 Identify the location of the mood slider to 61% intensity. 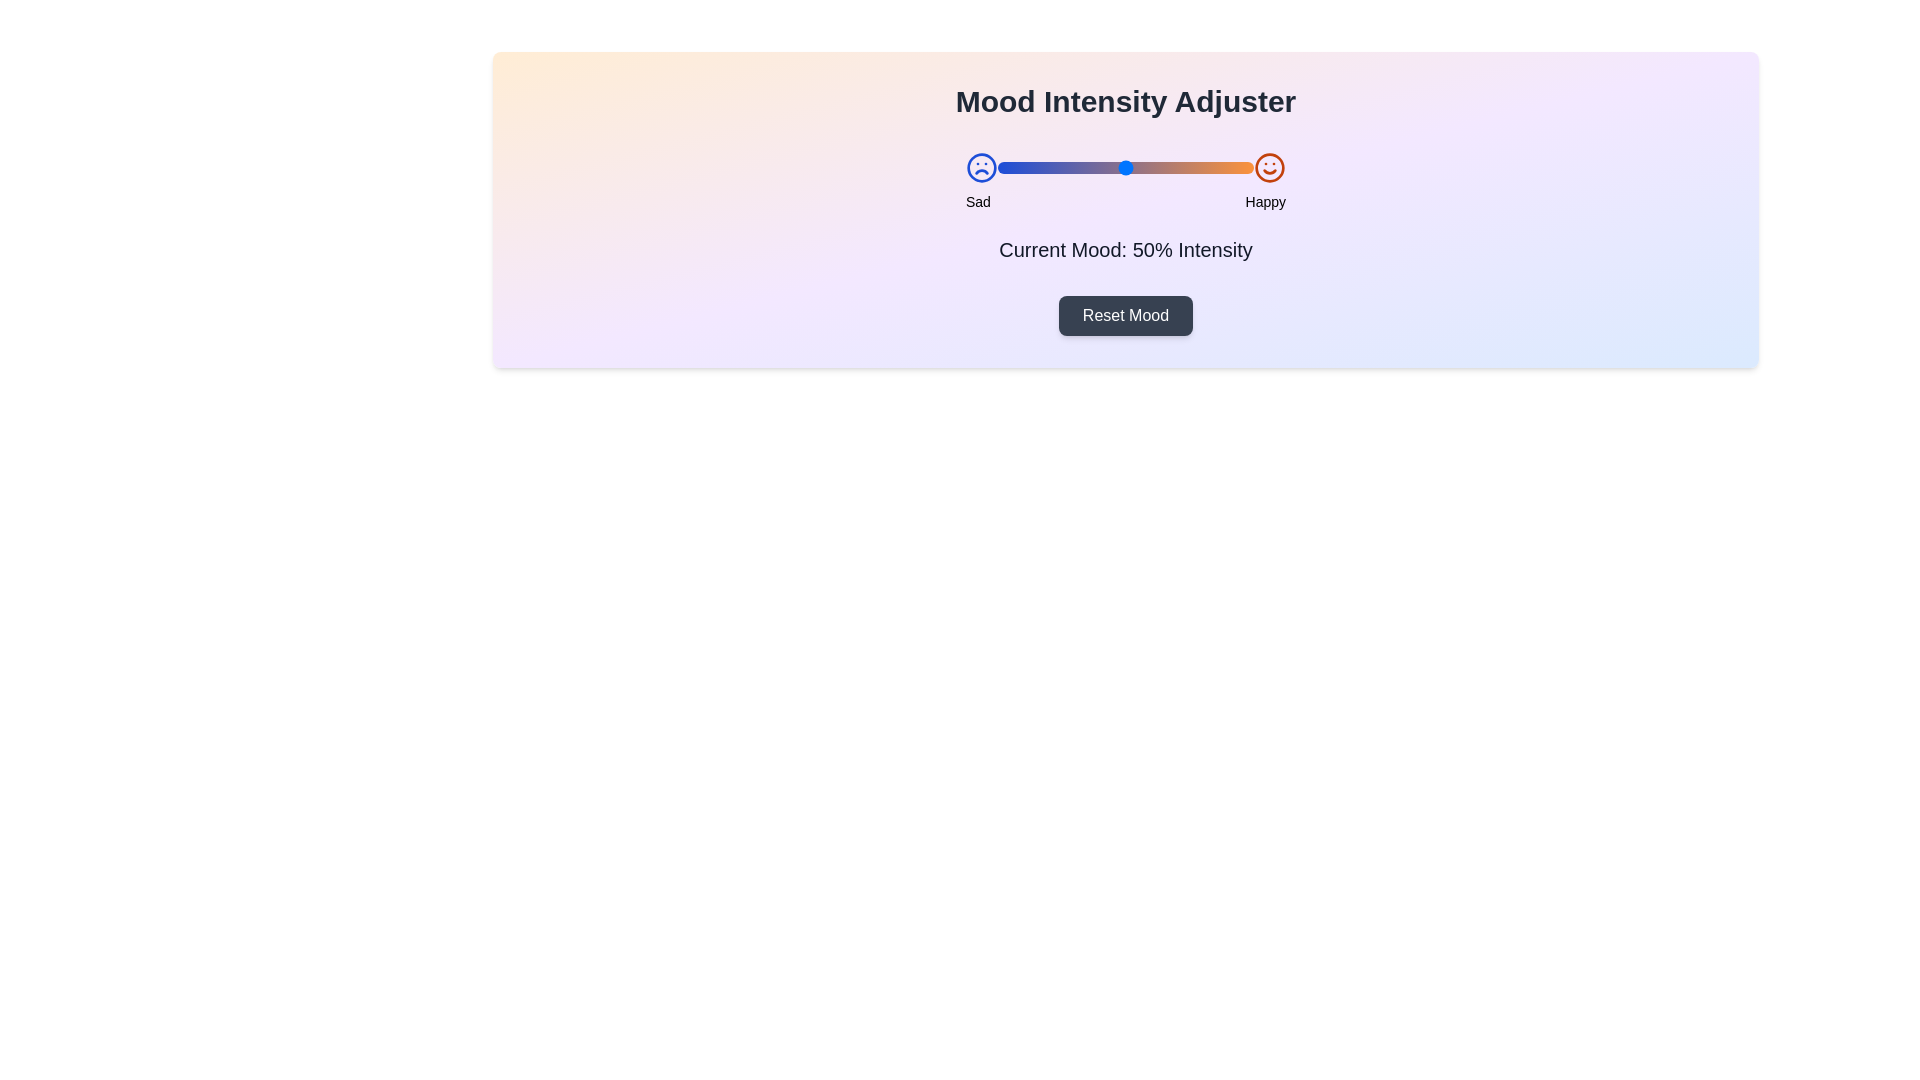
(1154, 167).